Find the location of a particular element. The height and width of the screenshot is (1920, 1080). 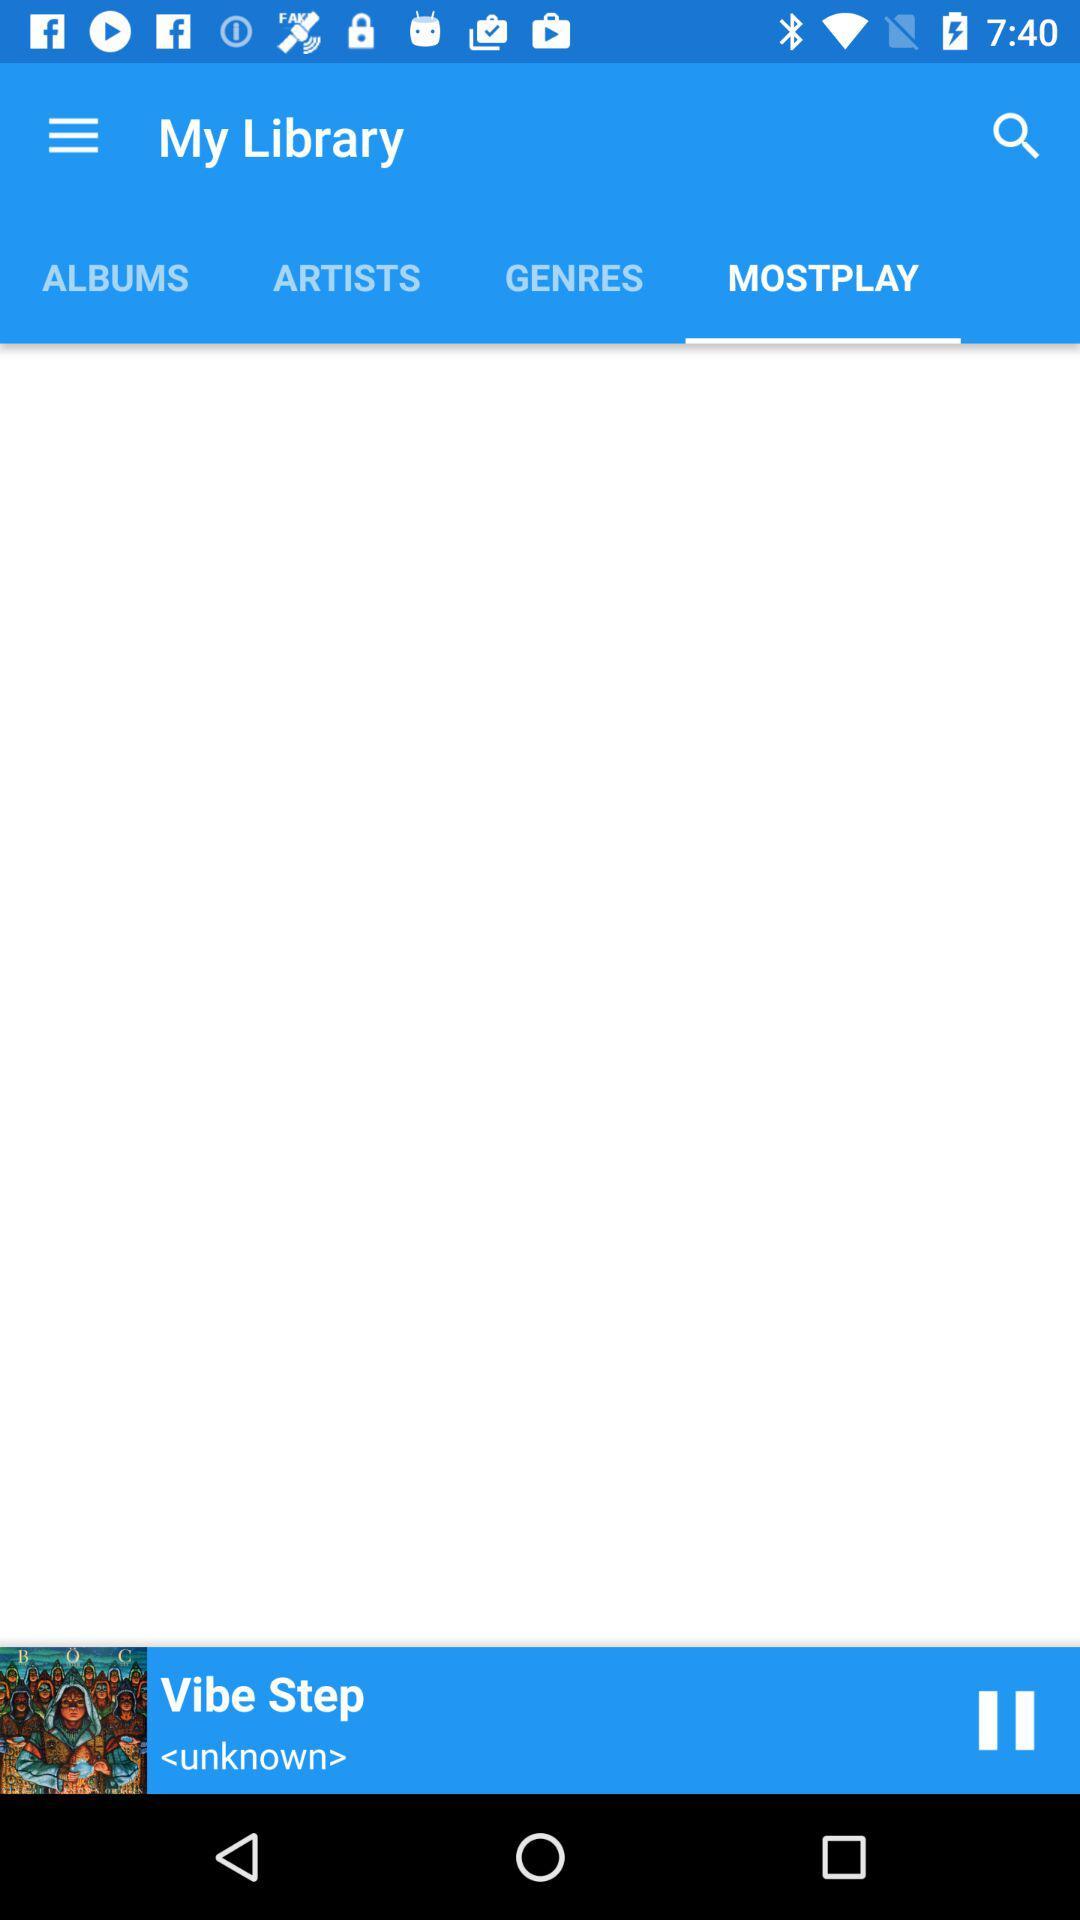

app next to albums app is located at coordinates (345, 275).